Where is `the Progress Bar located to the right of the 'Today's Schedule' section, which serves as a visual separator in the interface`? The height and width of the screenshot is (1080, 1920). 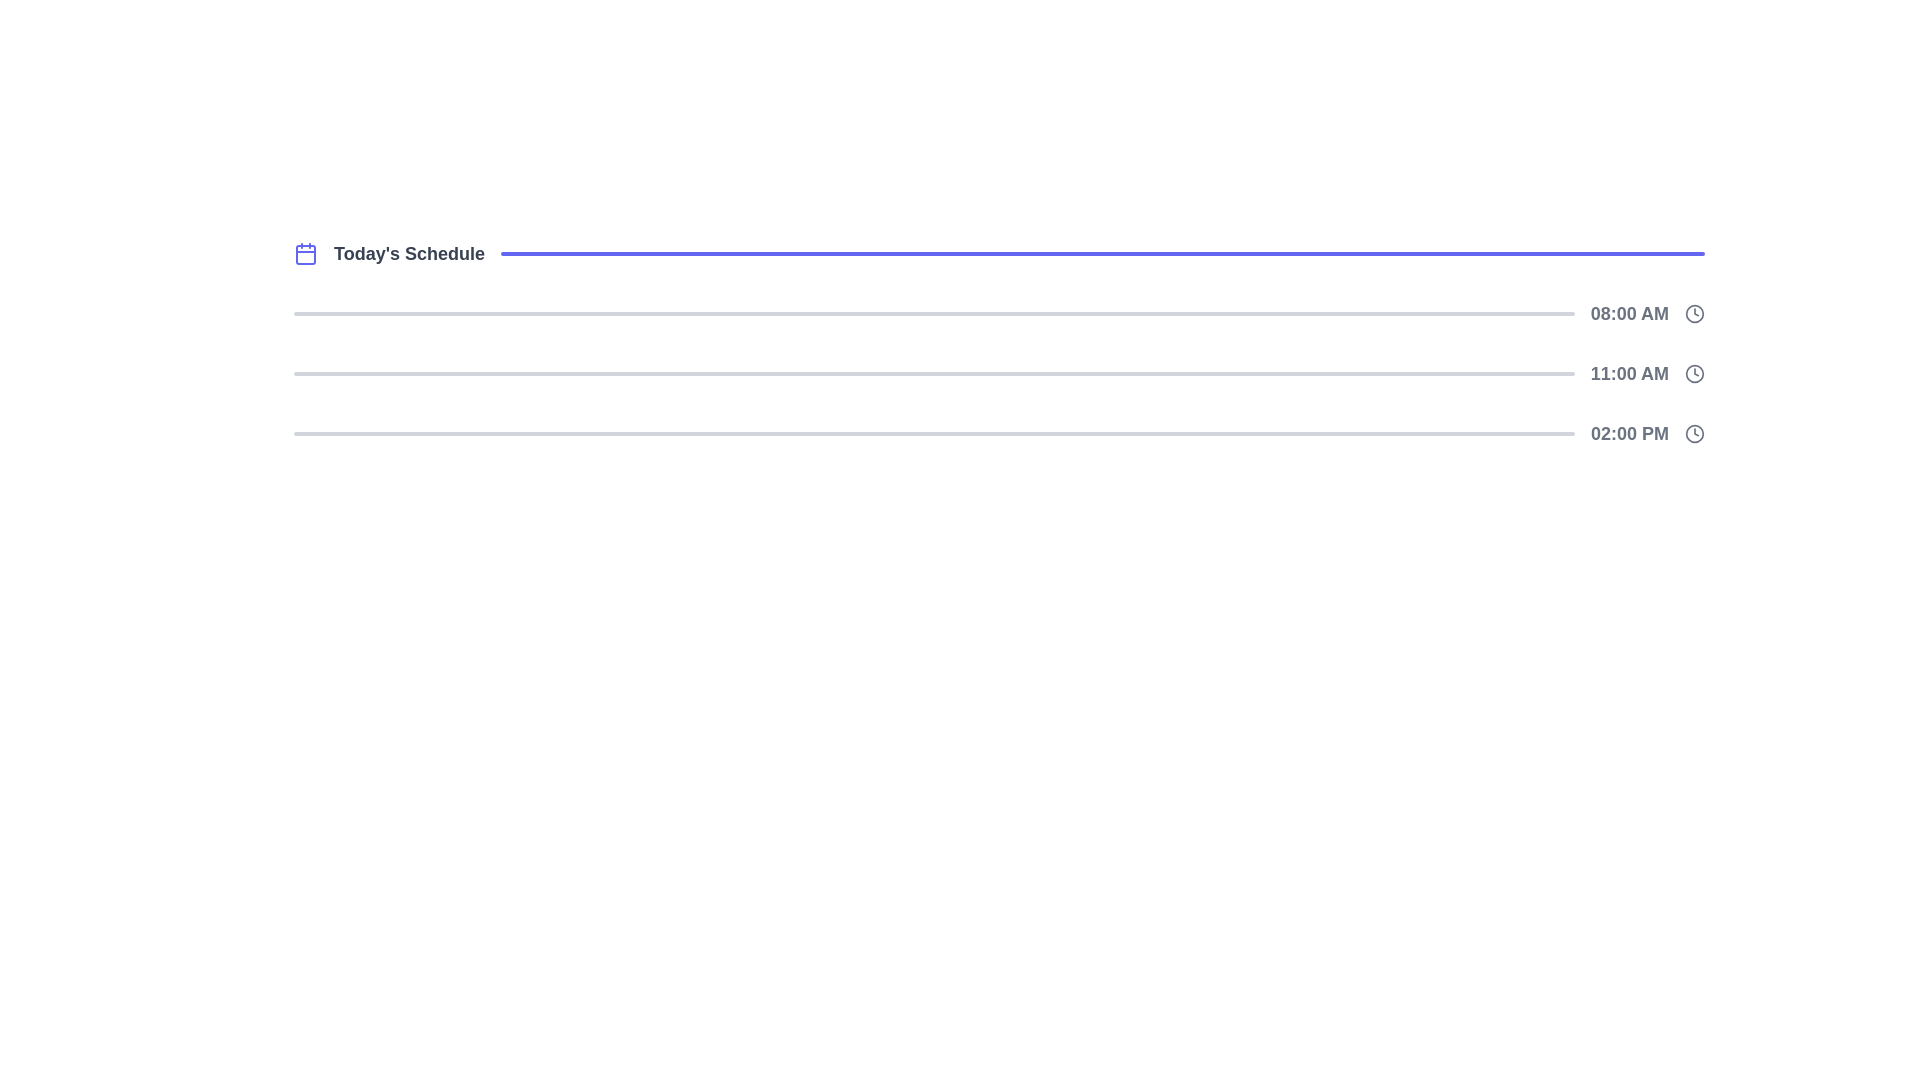
the Progress Bar located to the right of the 'Today's Schedule' section, which serves as a visual separator in the interface is located at coordinates (1102, 253).